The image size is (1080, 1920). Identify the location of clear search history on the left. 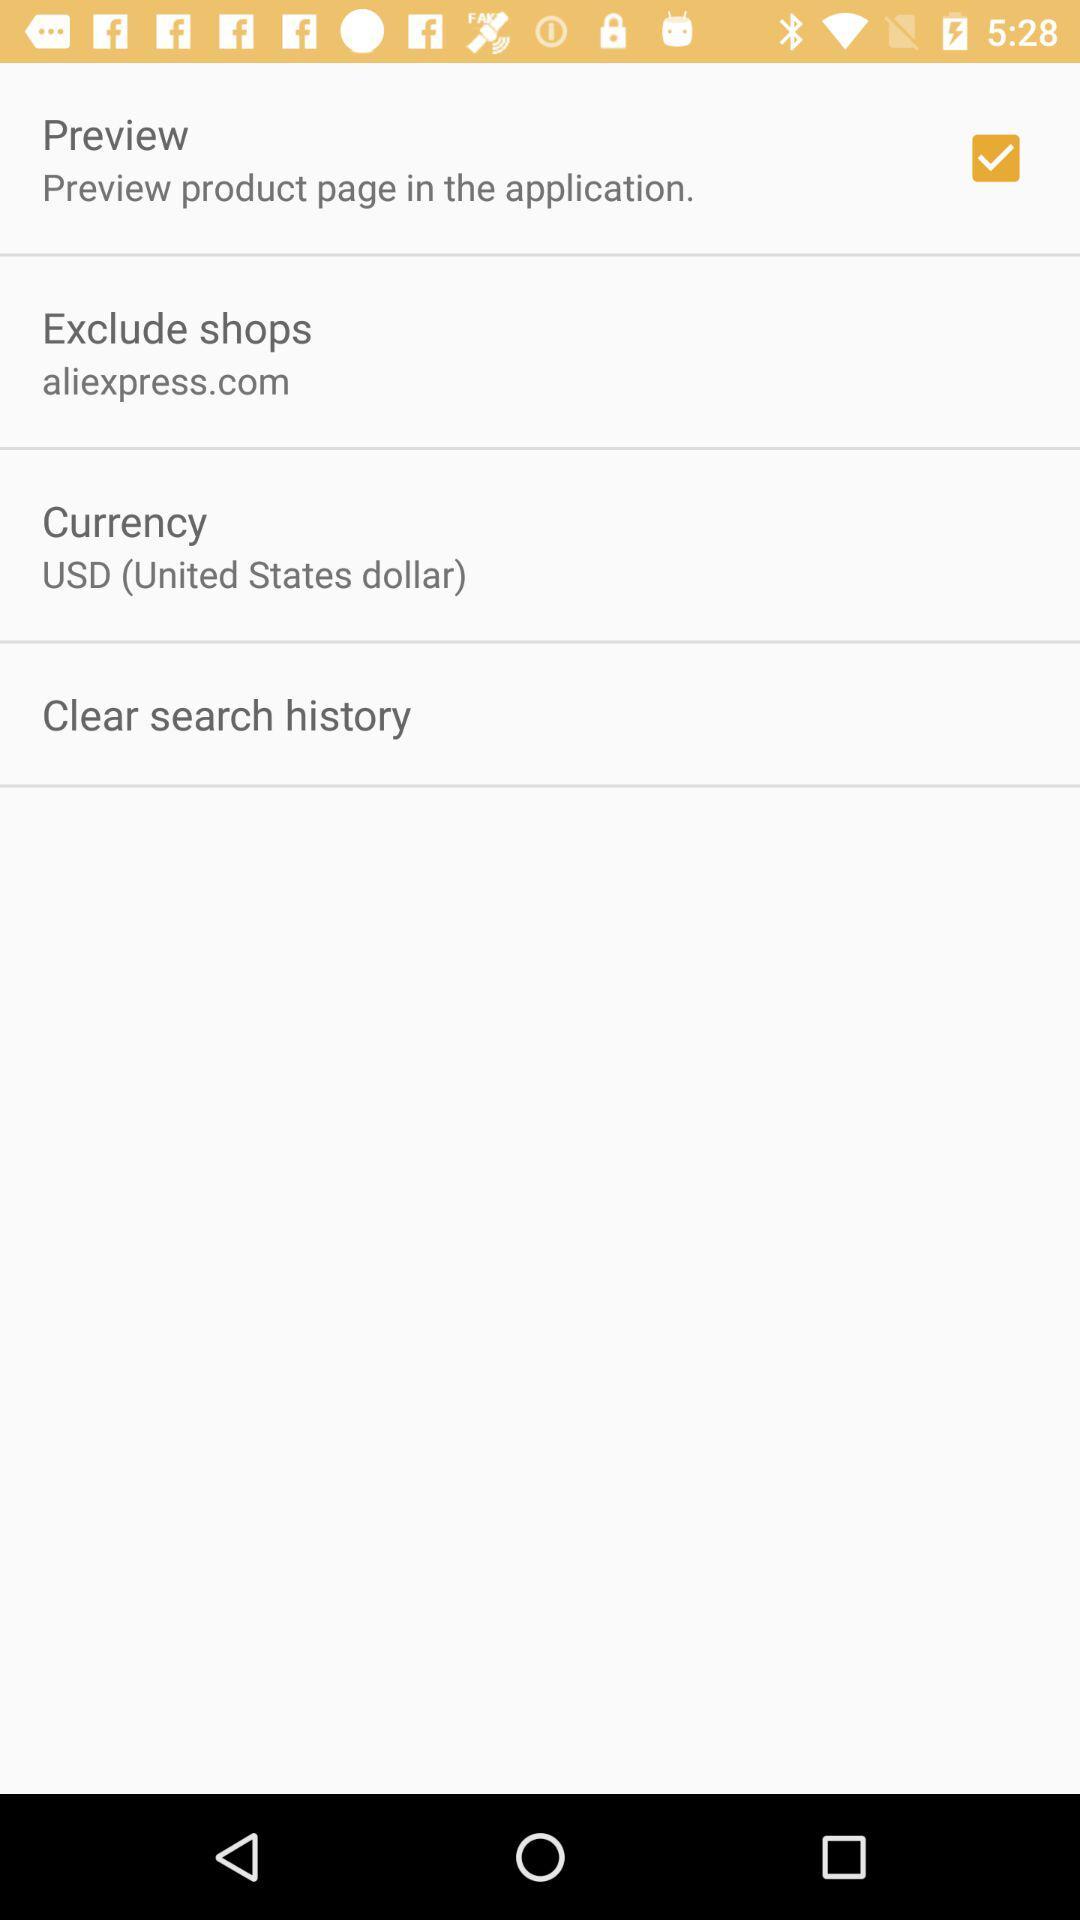
(225, 714).